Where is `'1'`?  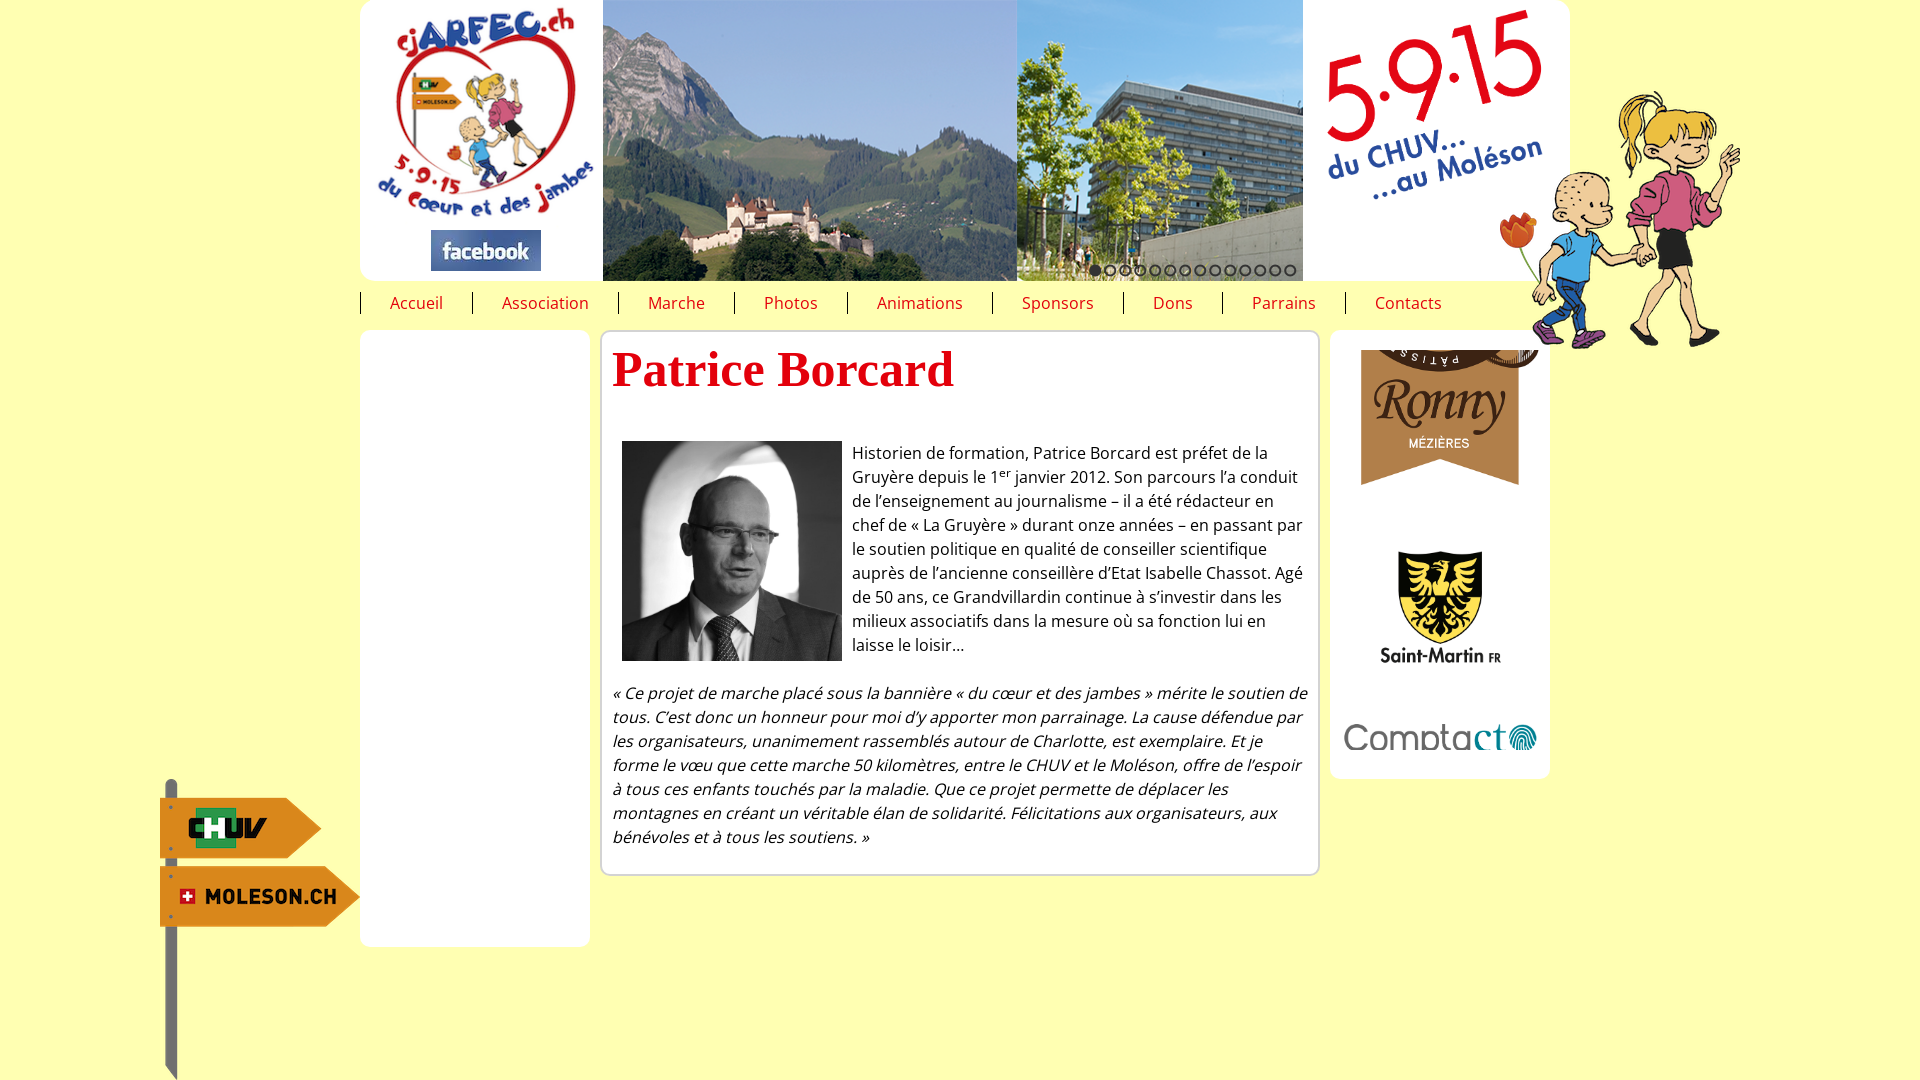 '1' is located at coordinates (1094, 270).